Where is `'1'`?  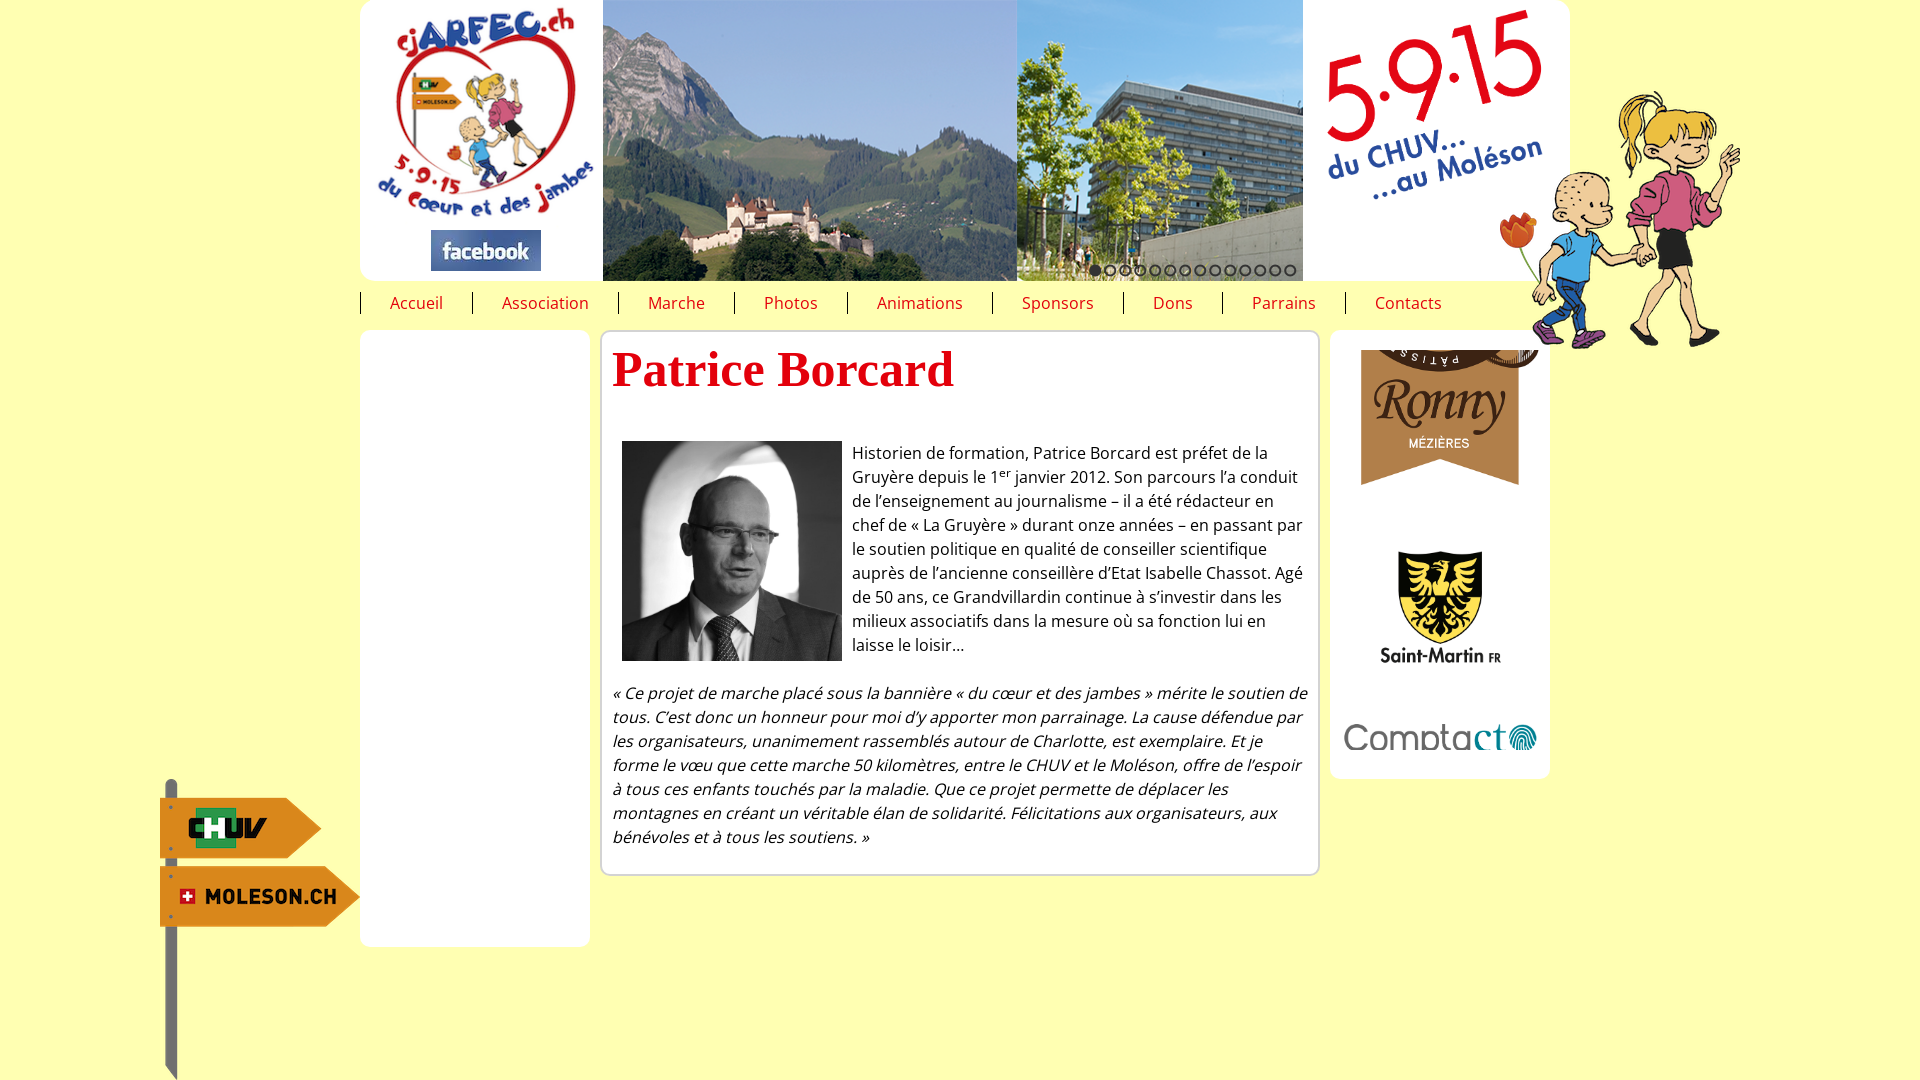 '1' is located at coordinates (1094, 270).